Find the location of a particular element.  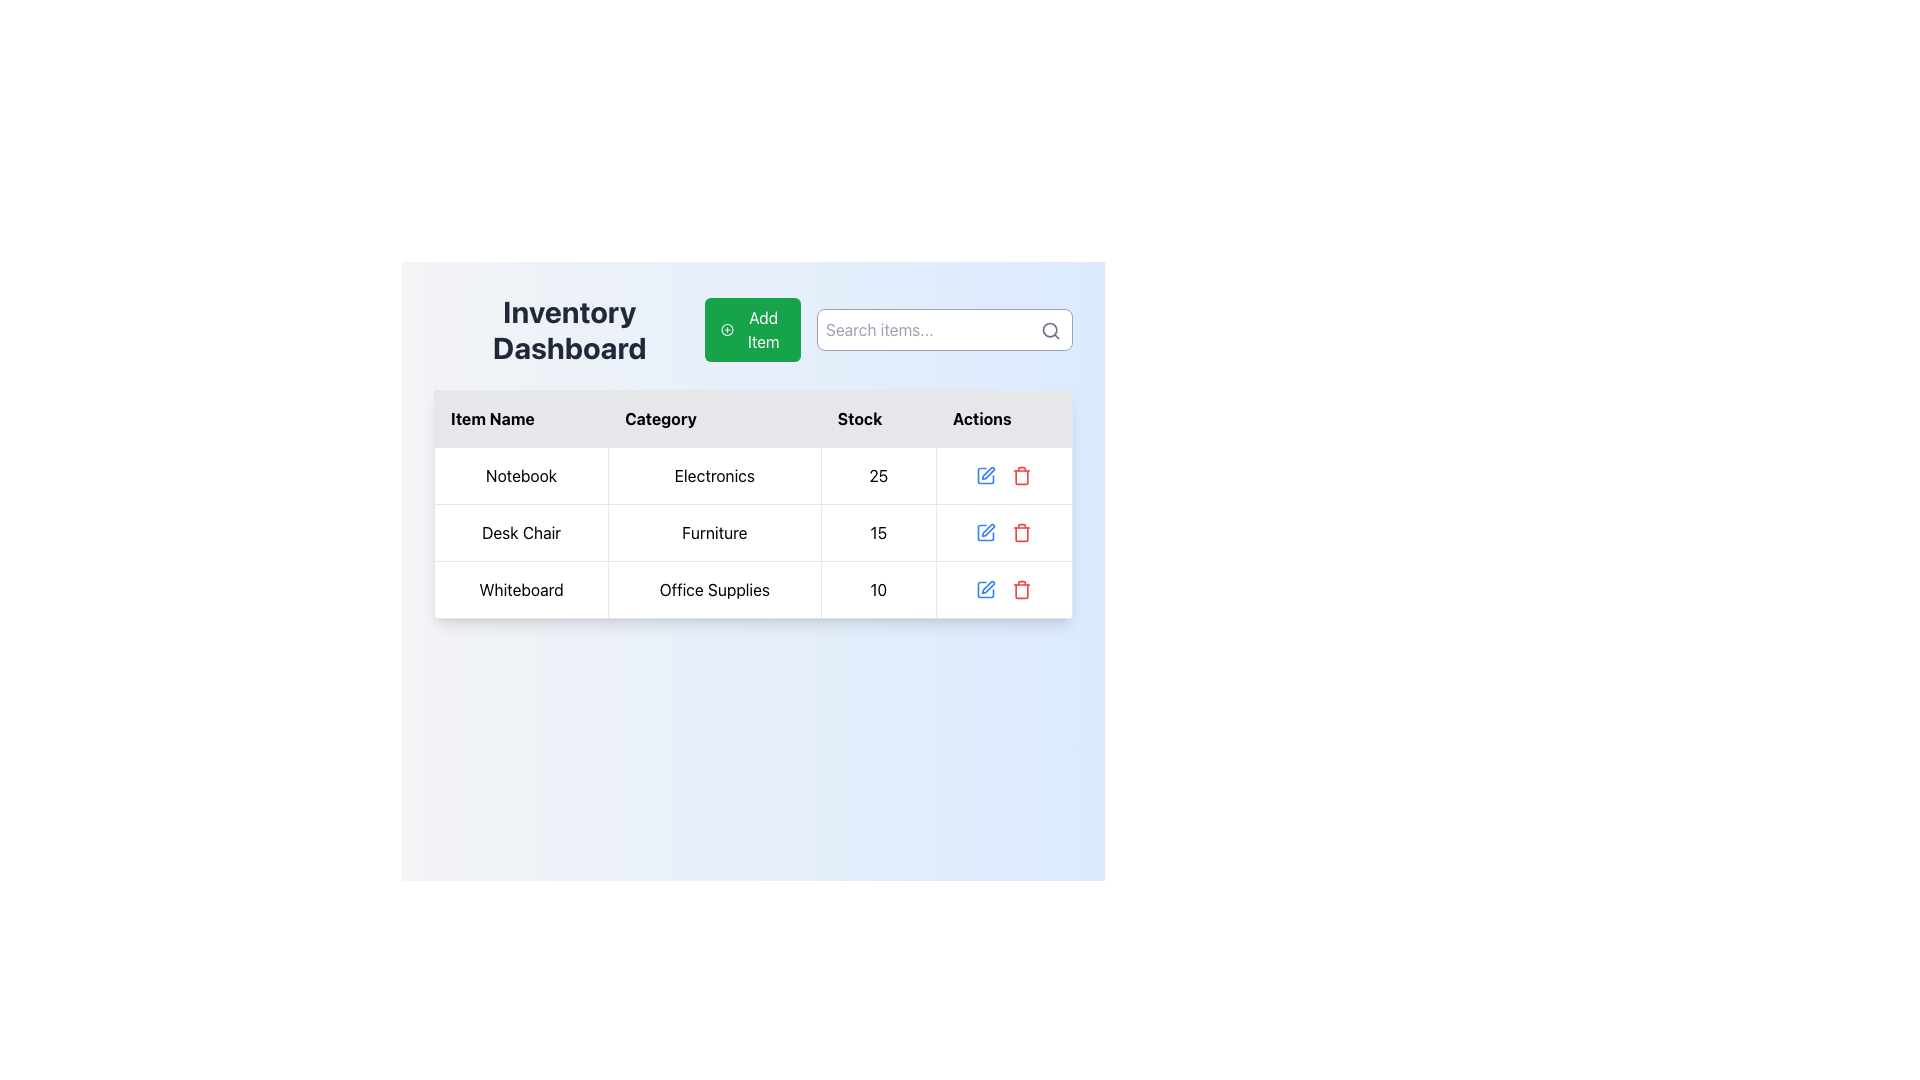

the red trash can icon in the 'Actions' column of the table layout is located at coordinates (1022, 475).